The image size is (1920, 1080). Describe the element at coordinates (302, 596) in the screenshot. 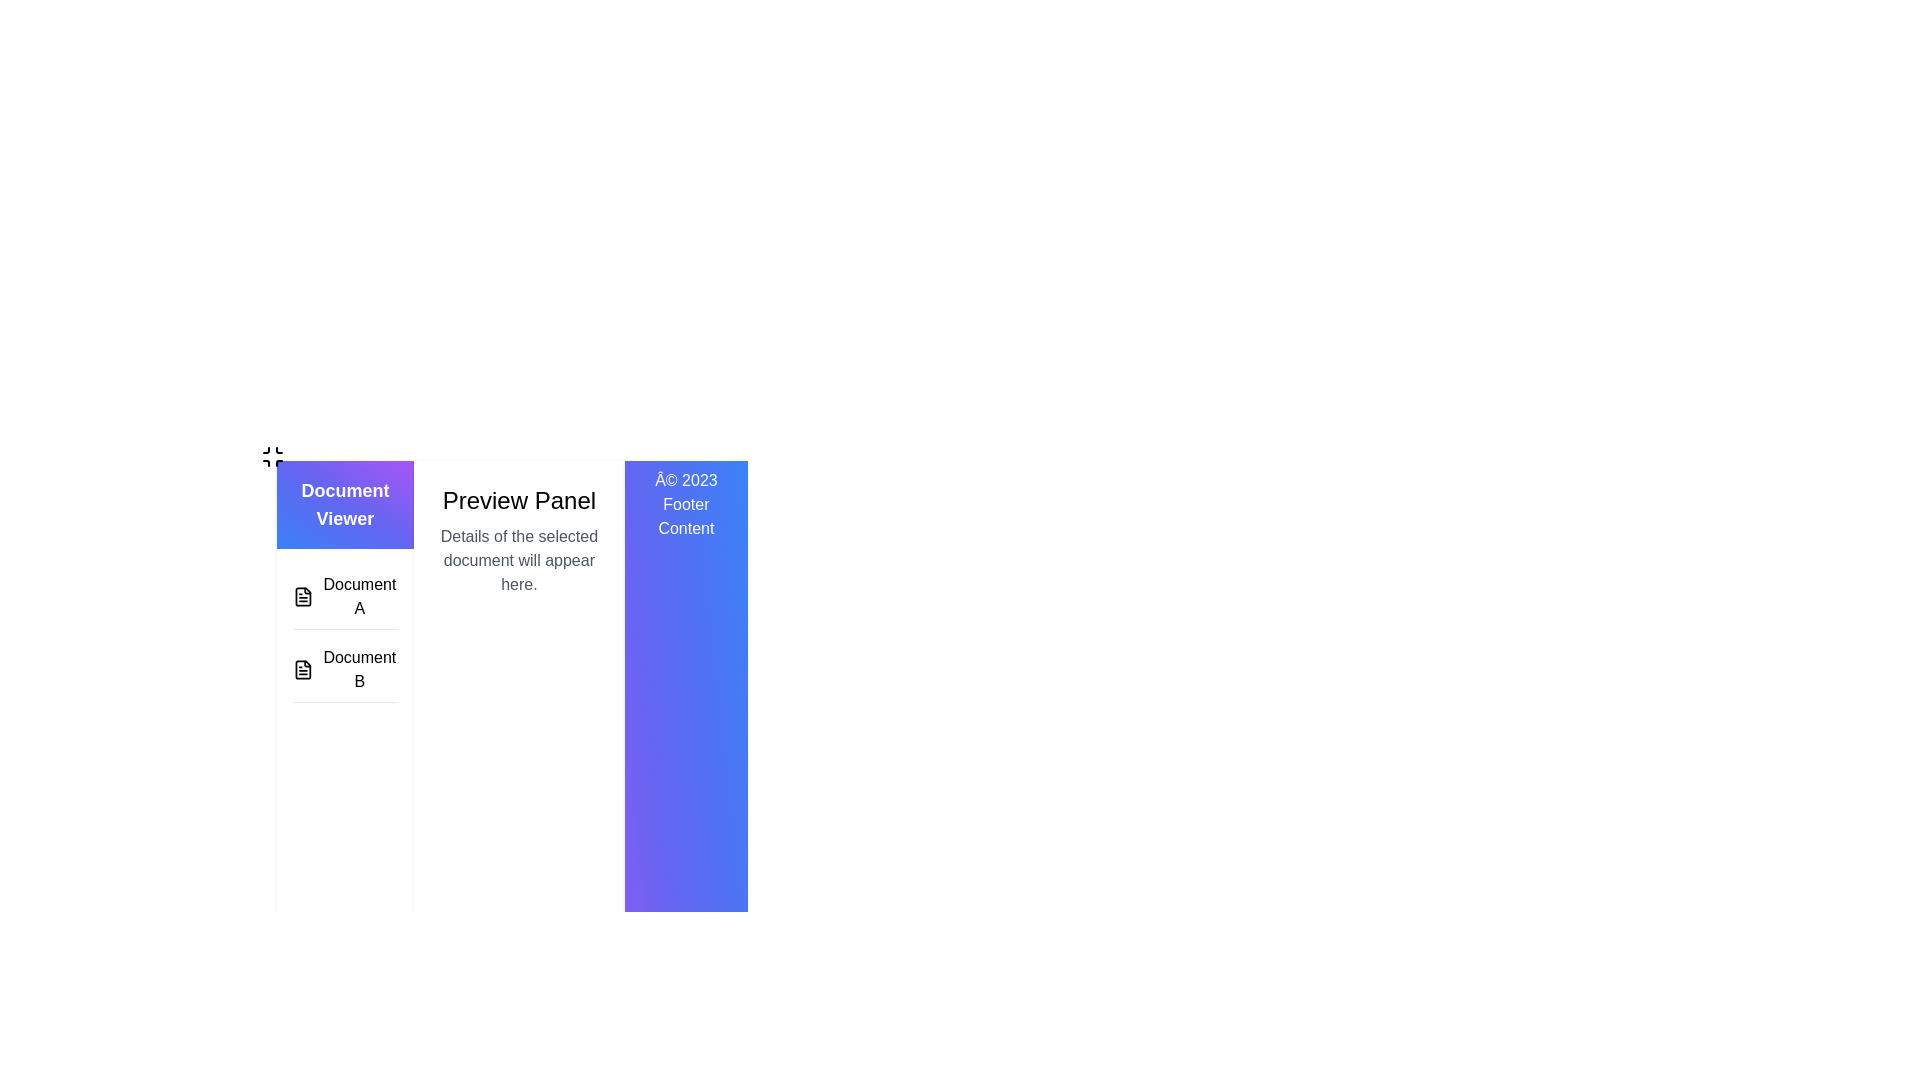

I see `the document icon labeled 'Document A'` at that location.